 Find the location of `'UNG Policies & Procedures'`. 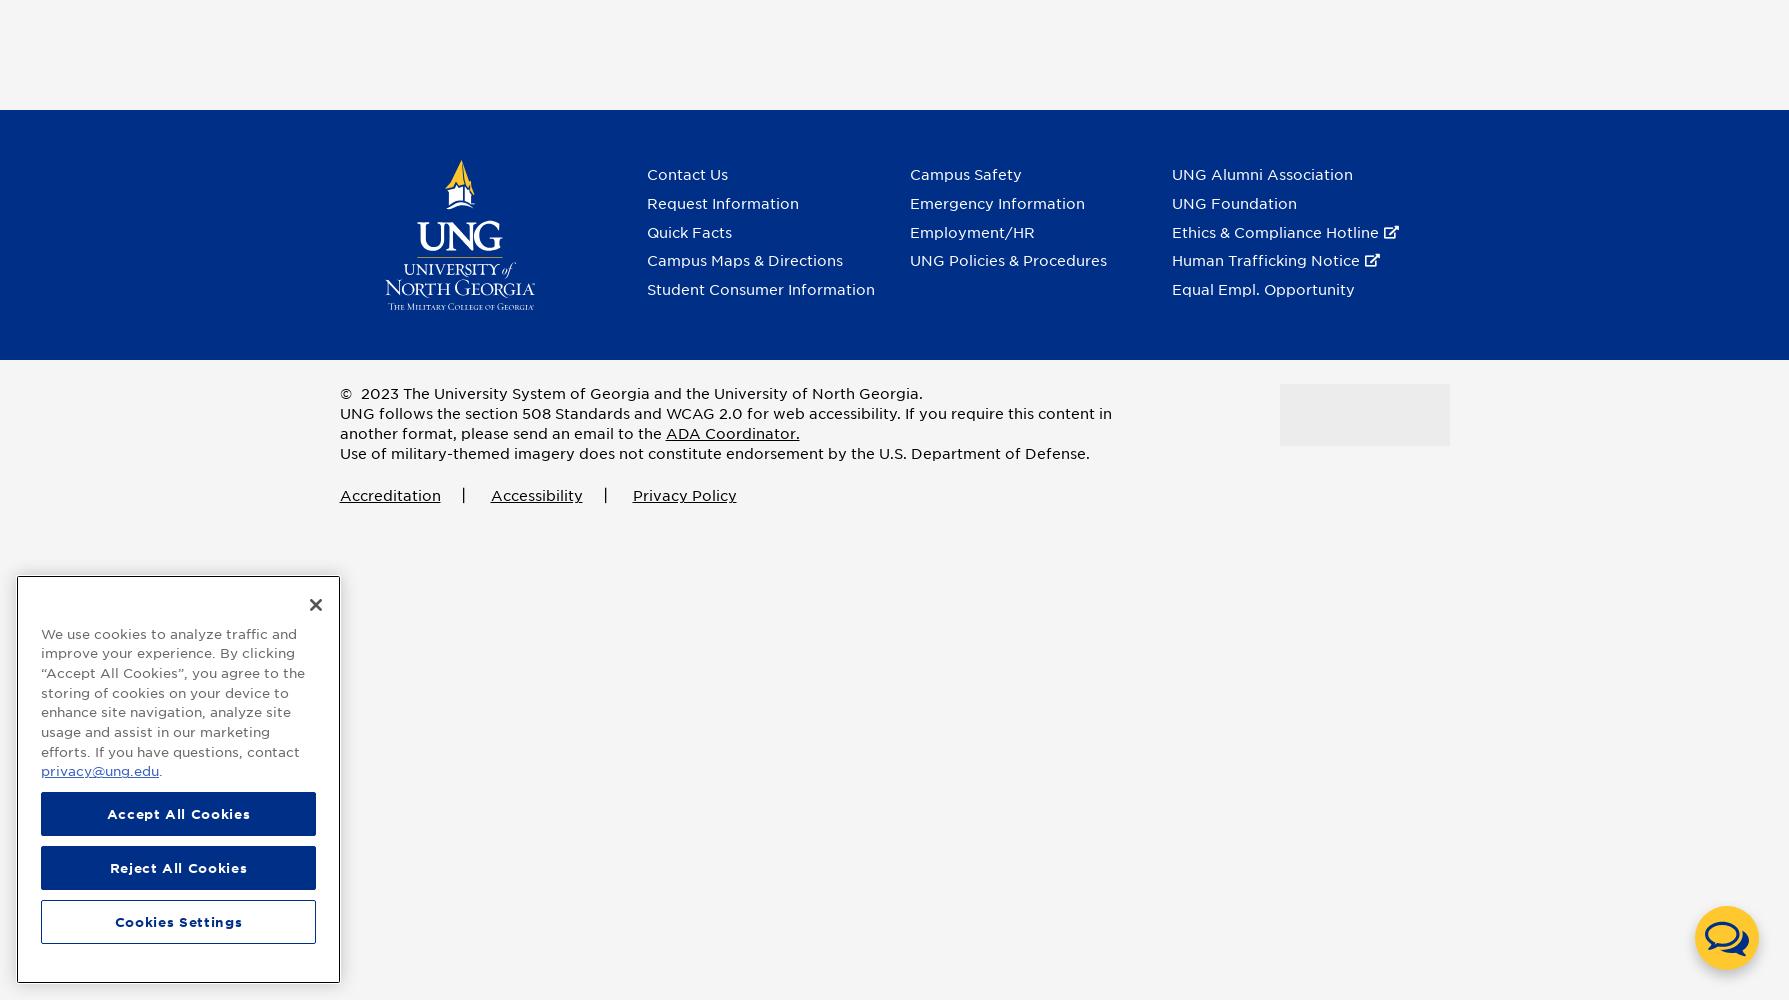

'UNG Policies & Procedures' is located at coordinates (1006, 261).